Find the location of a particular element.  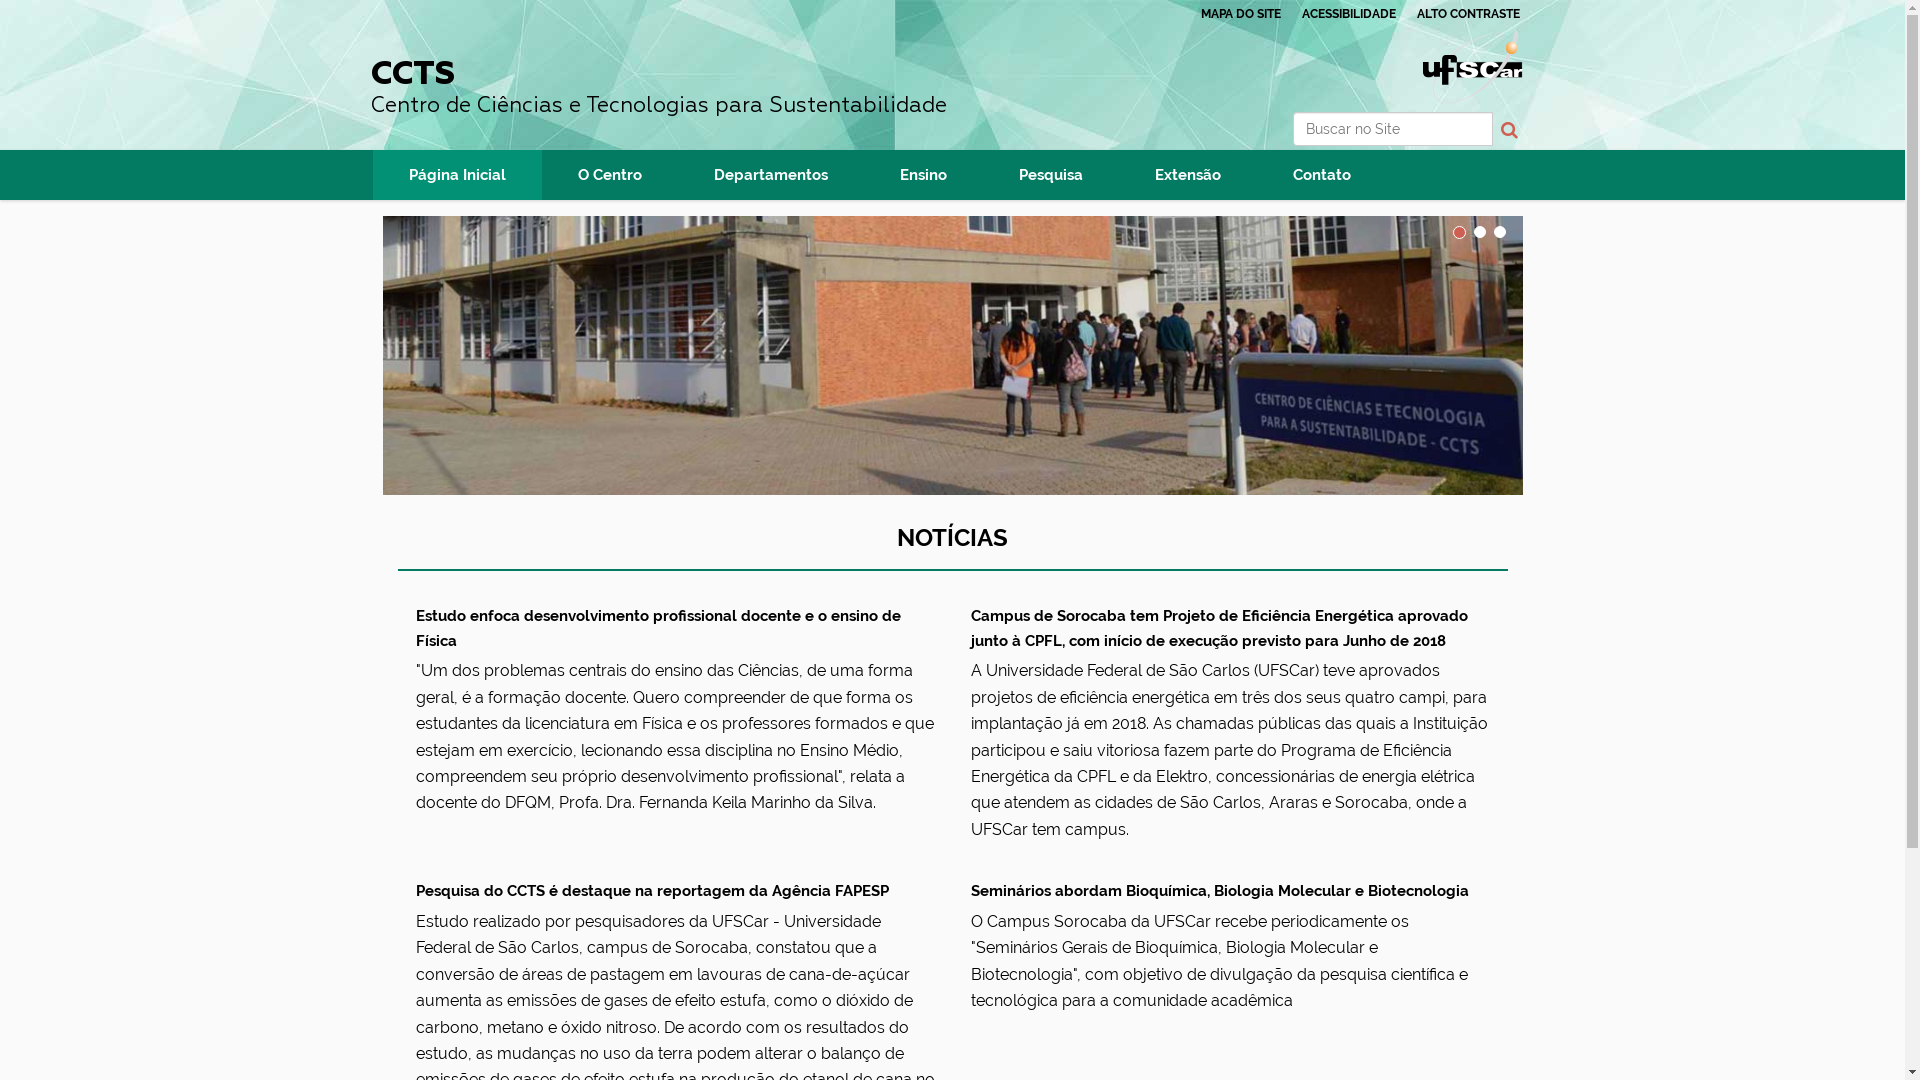

'Buscar no Site' is located at coordinates (1391, 128).